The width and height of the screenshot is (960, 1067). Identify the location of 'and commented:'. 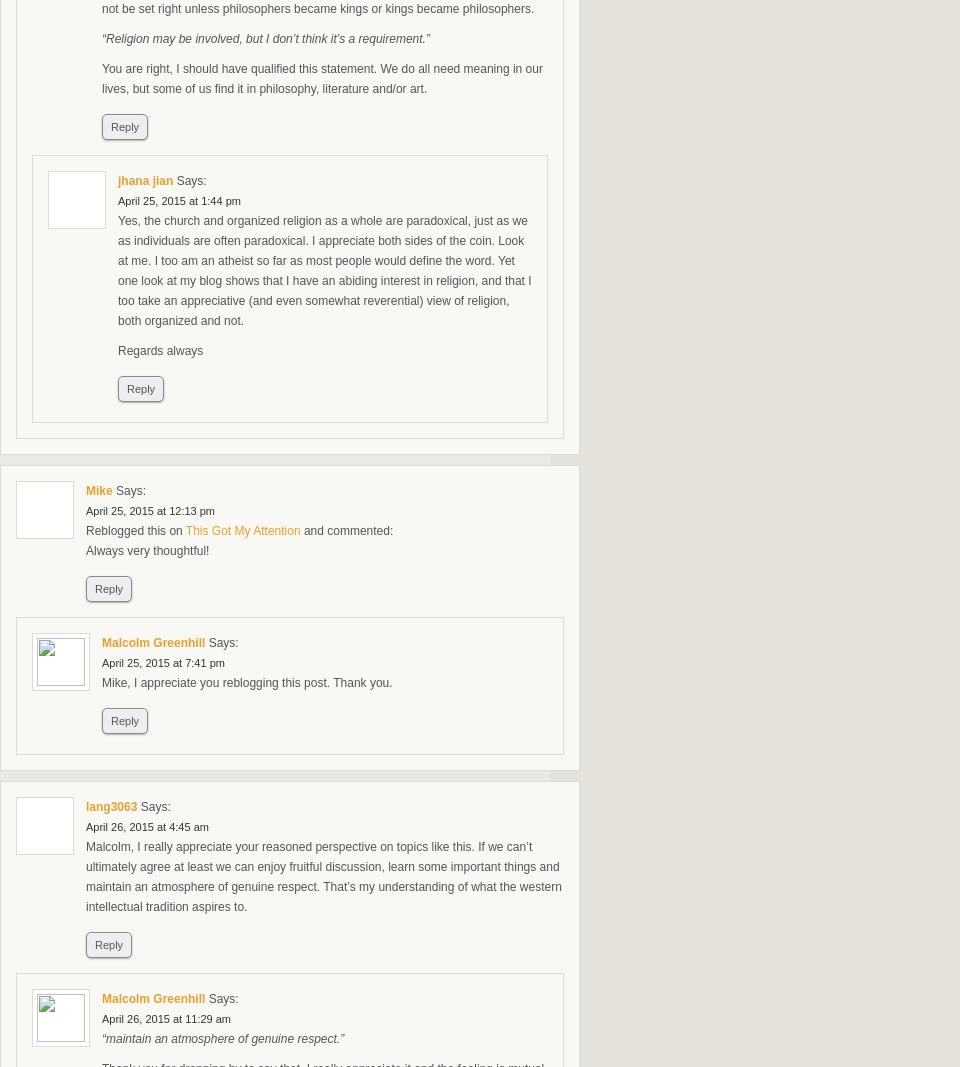
(346, 530).